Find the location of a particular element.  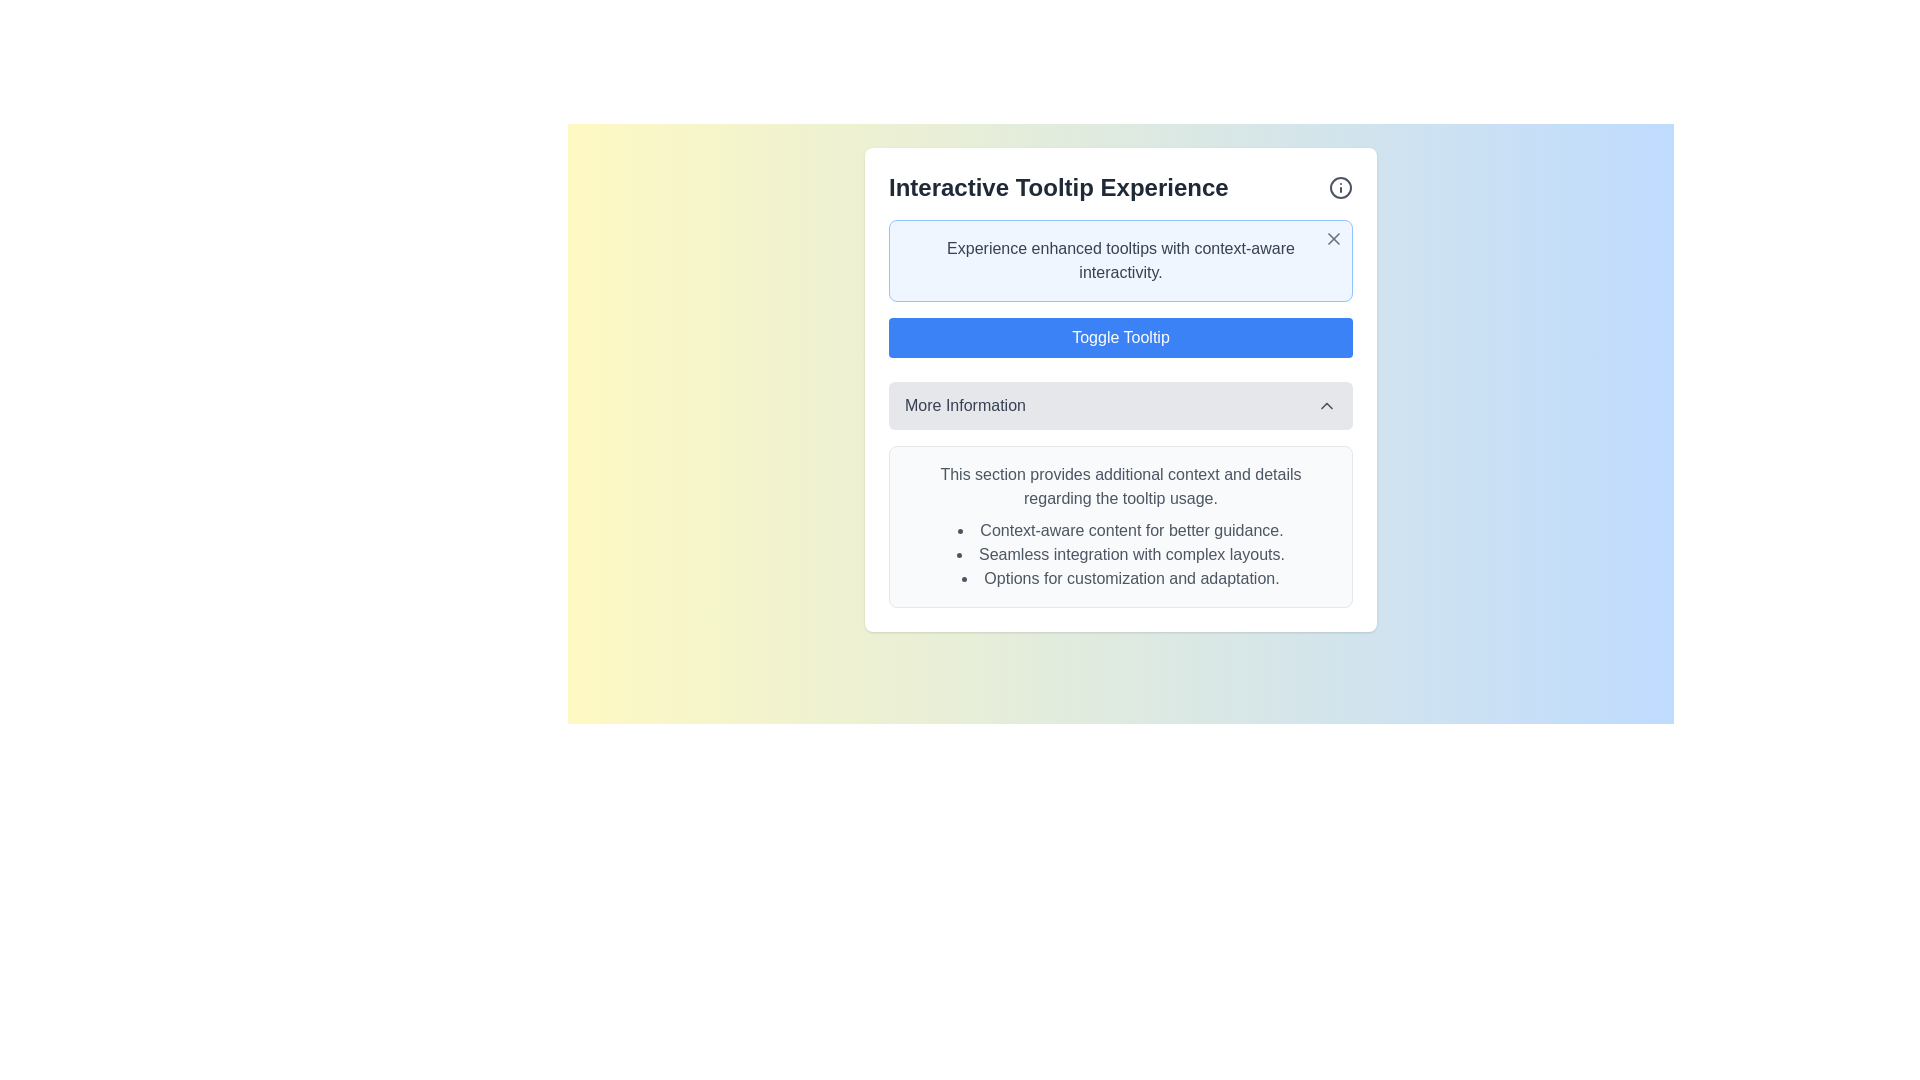

the text component displaying 'Experience enhanced tooltips with context-aware interactivity.' which is styled in gray on a light blue background is located at coordinates (1121, 260).